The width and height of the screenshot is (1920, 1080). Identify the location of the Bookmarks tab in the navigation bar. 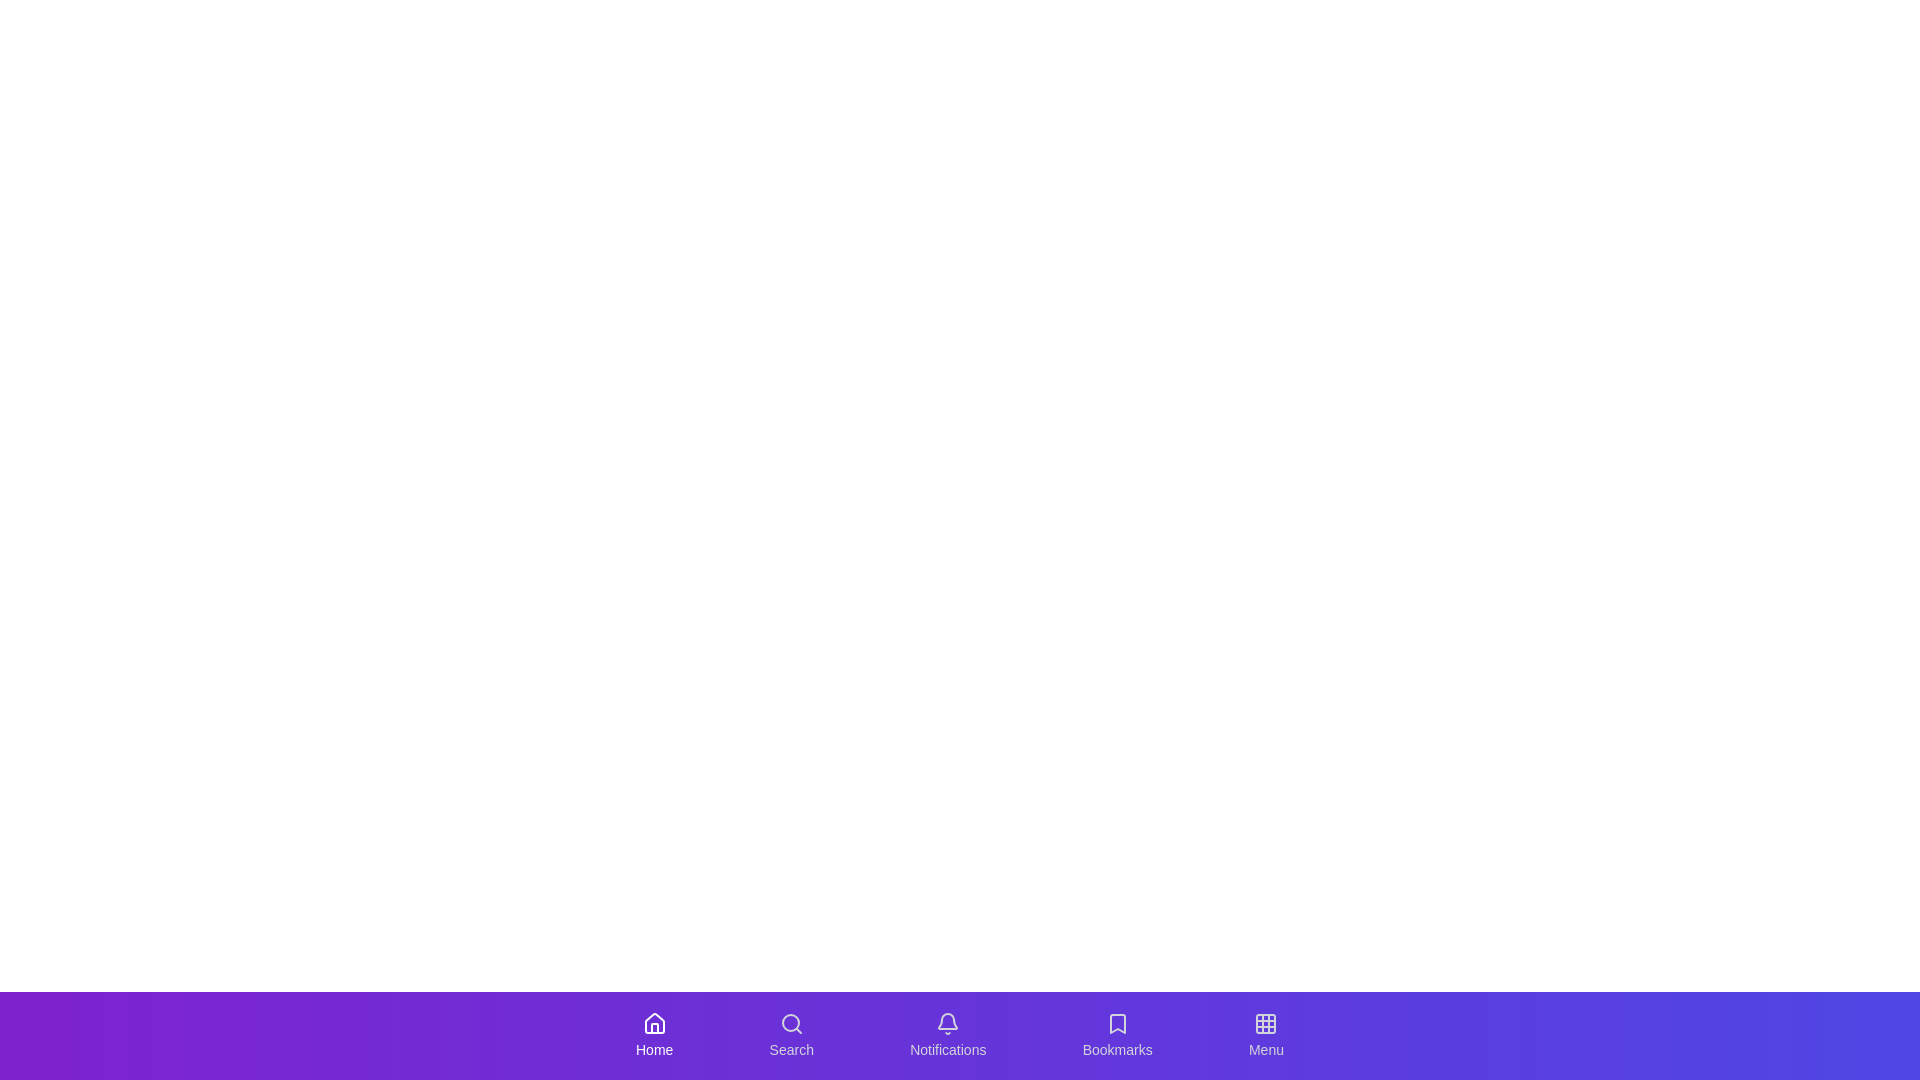
(1116, 1035).